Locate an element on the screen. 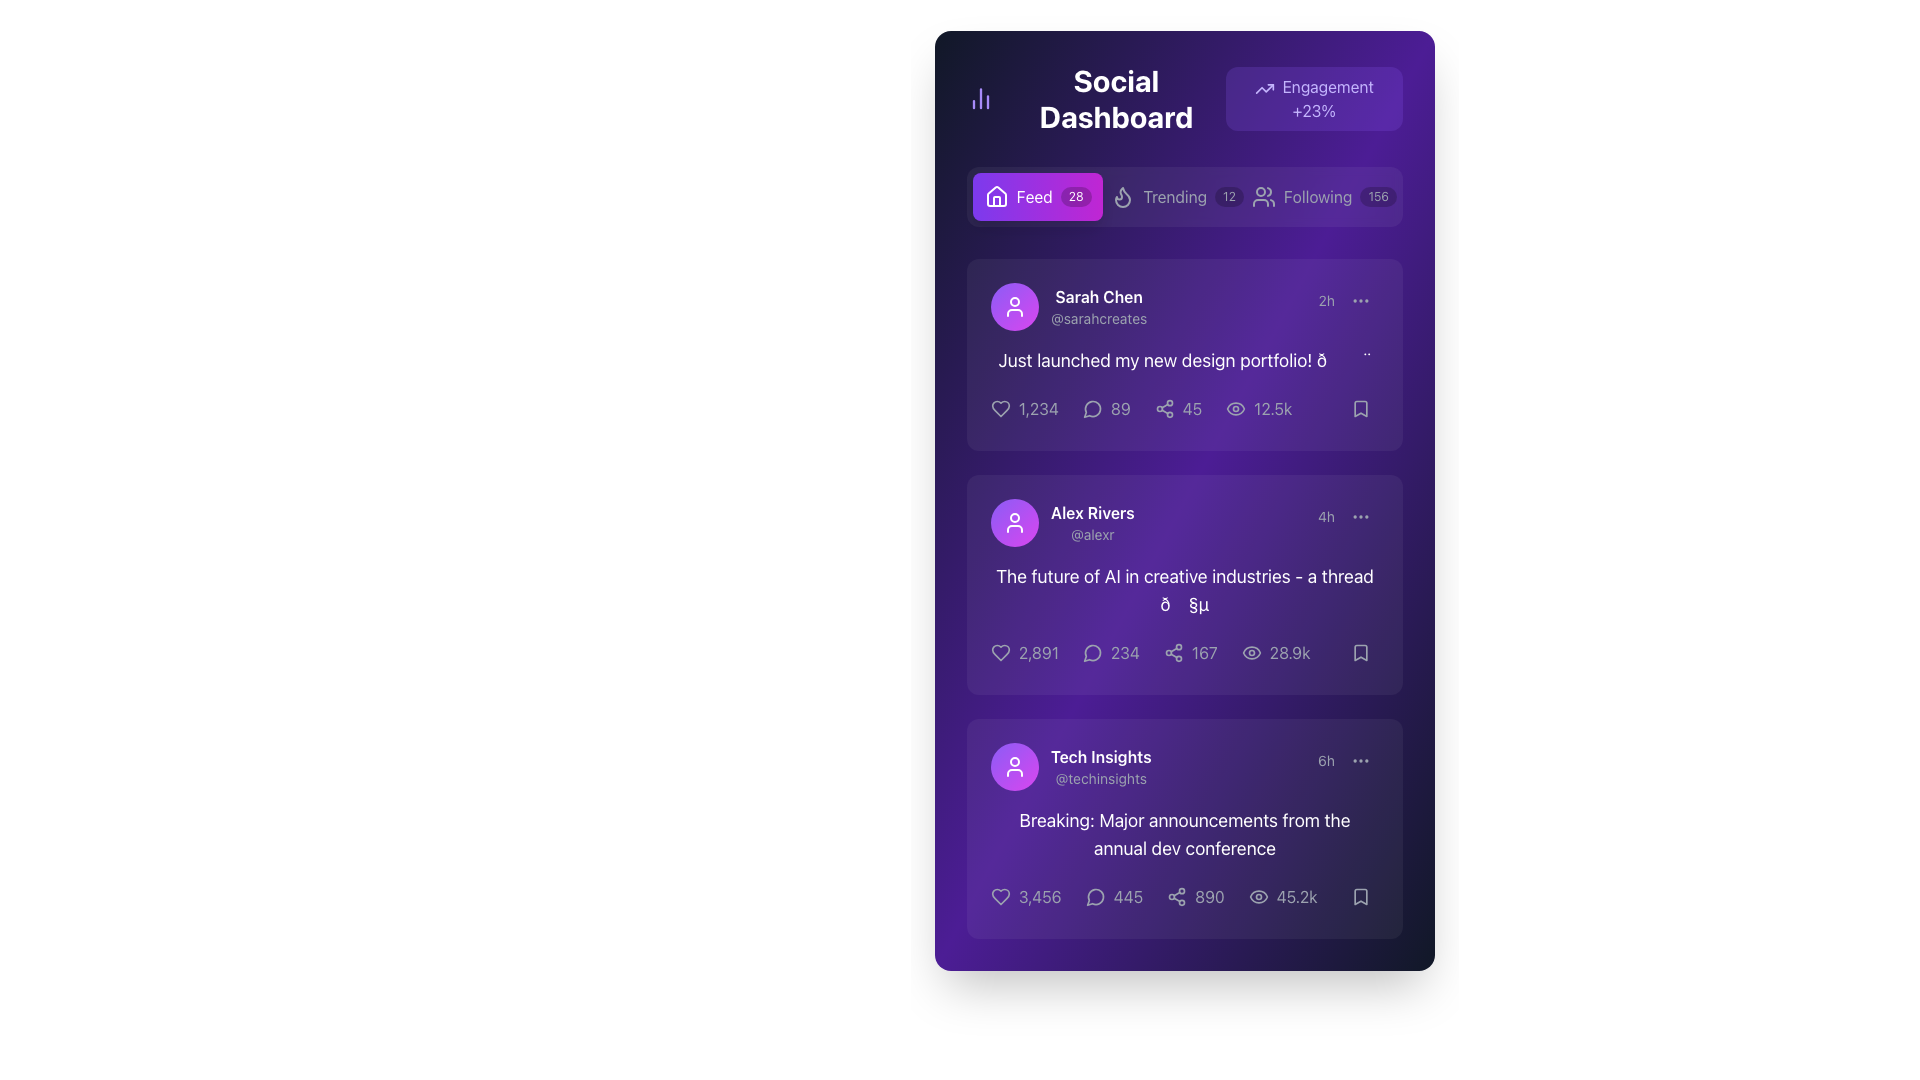 The image size is (1920, 1080). the Text label displaying the number of views for the second post in the feed, located in the bottom right corner of the post's metrics section is located at coordinates (1290, 652).